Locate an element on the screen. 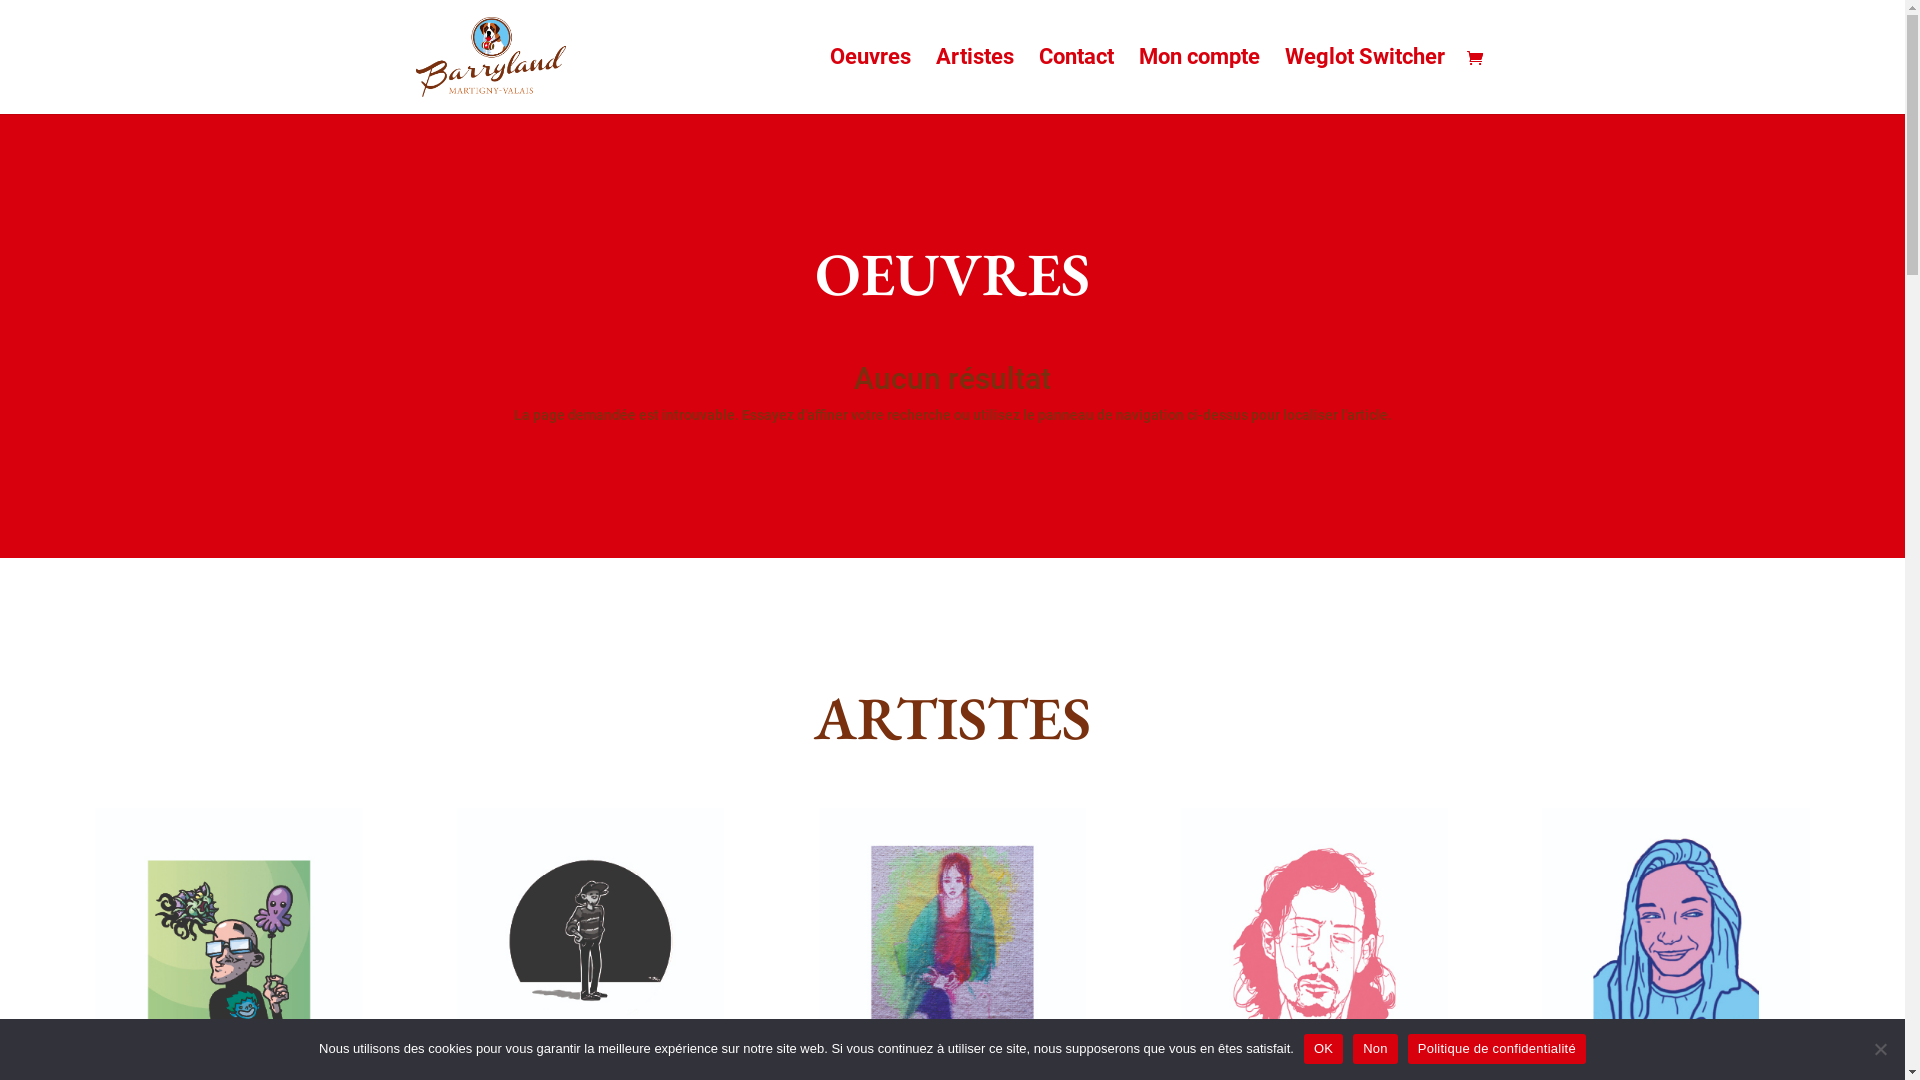  'Oeuvres' is located at coordinates (870, 80).